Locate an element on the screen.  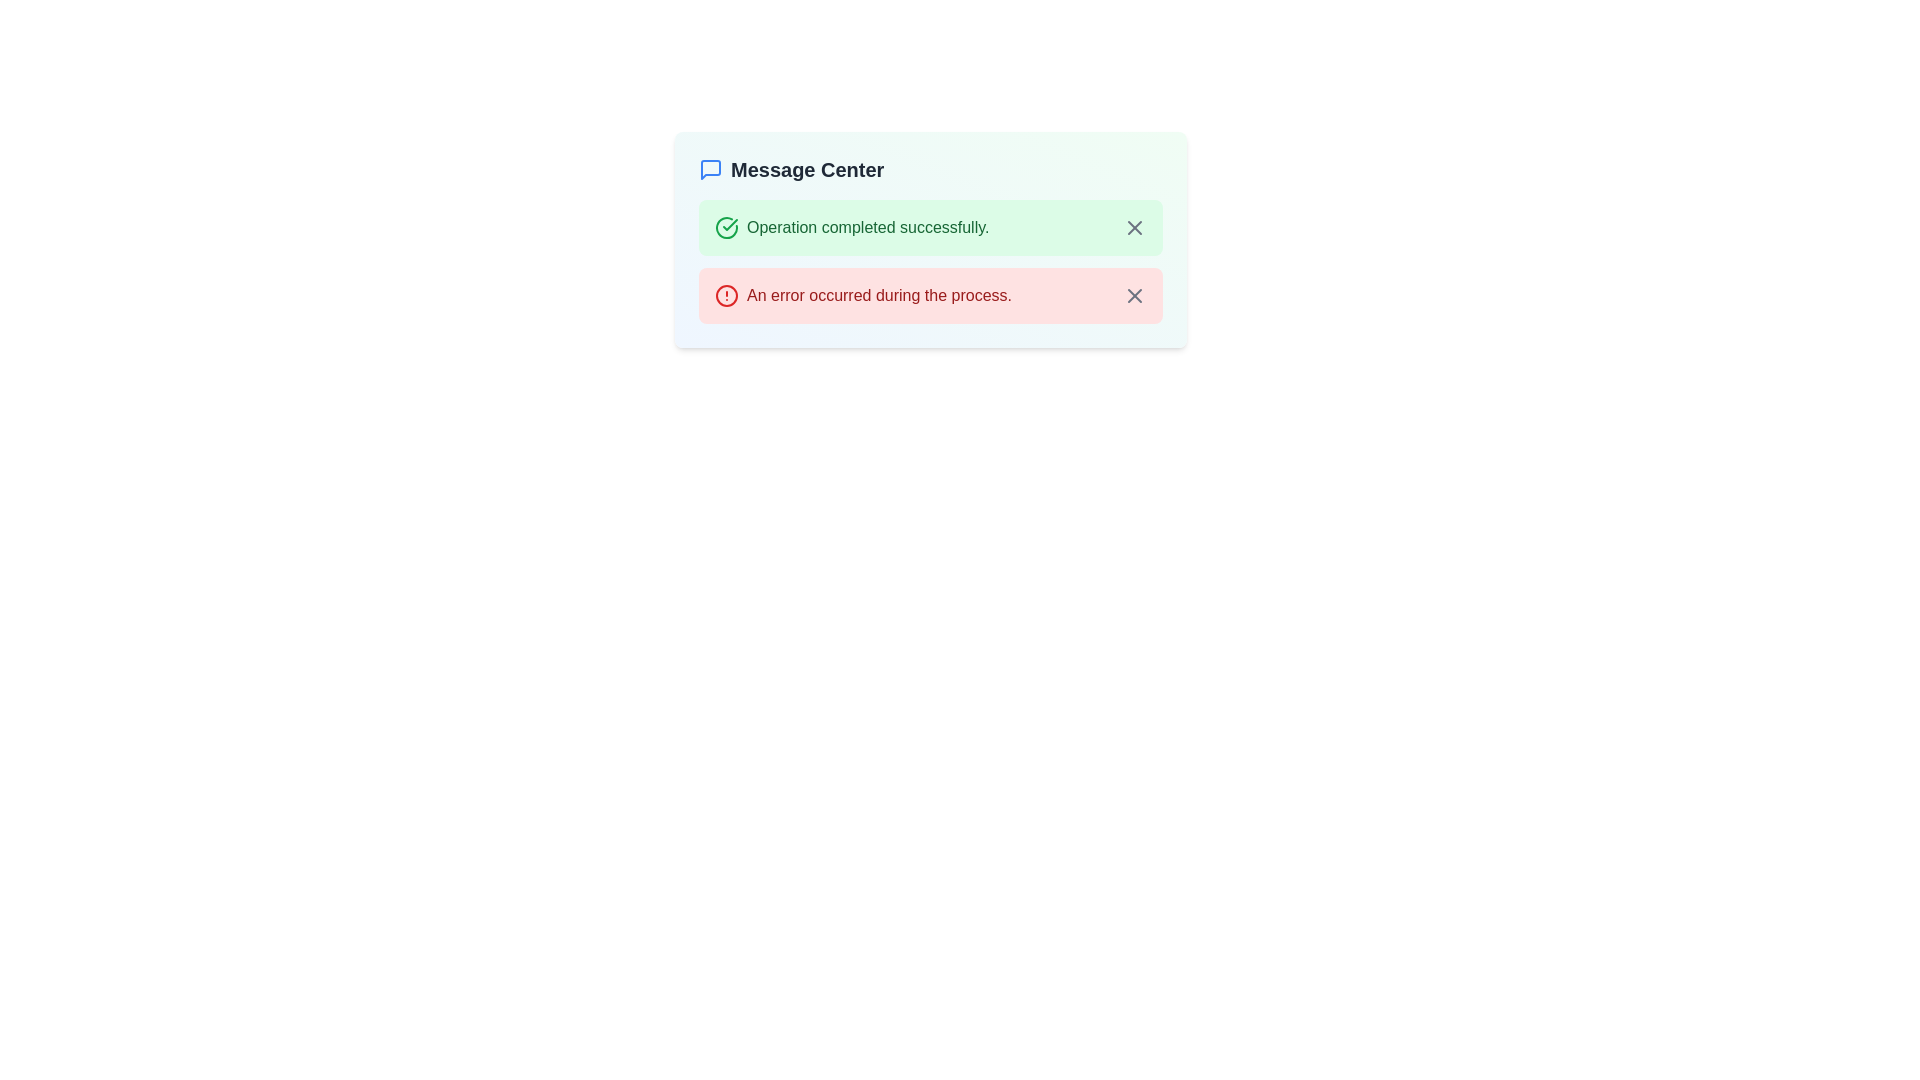
the success message text label that indicates the completion of an operation, positioned to the right of a green check circle icon is located at coordinates (868, 226).